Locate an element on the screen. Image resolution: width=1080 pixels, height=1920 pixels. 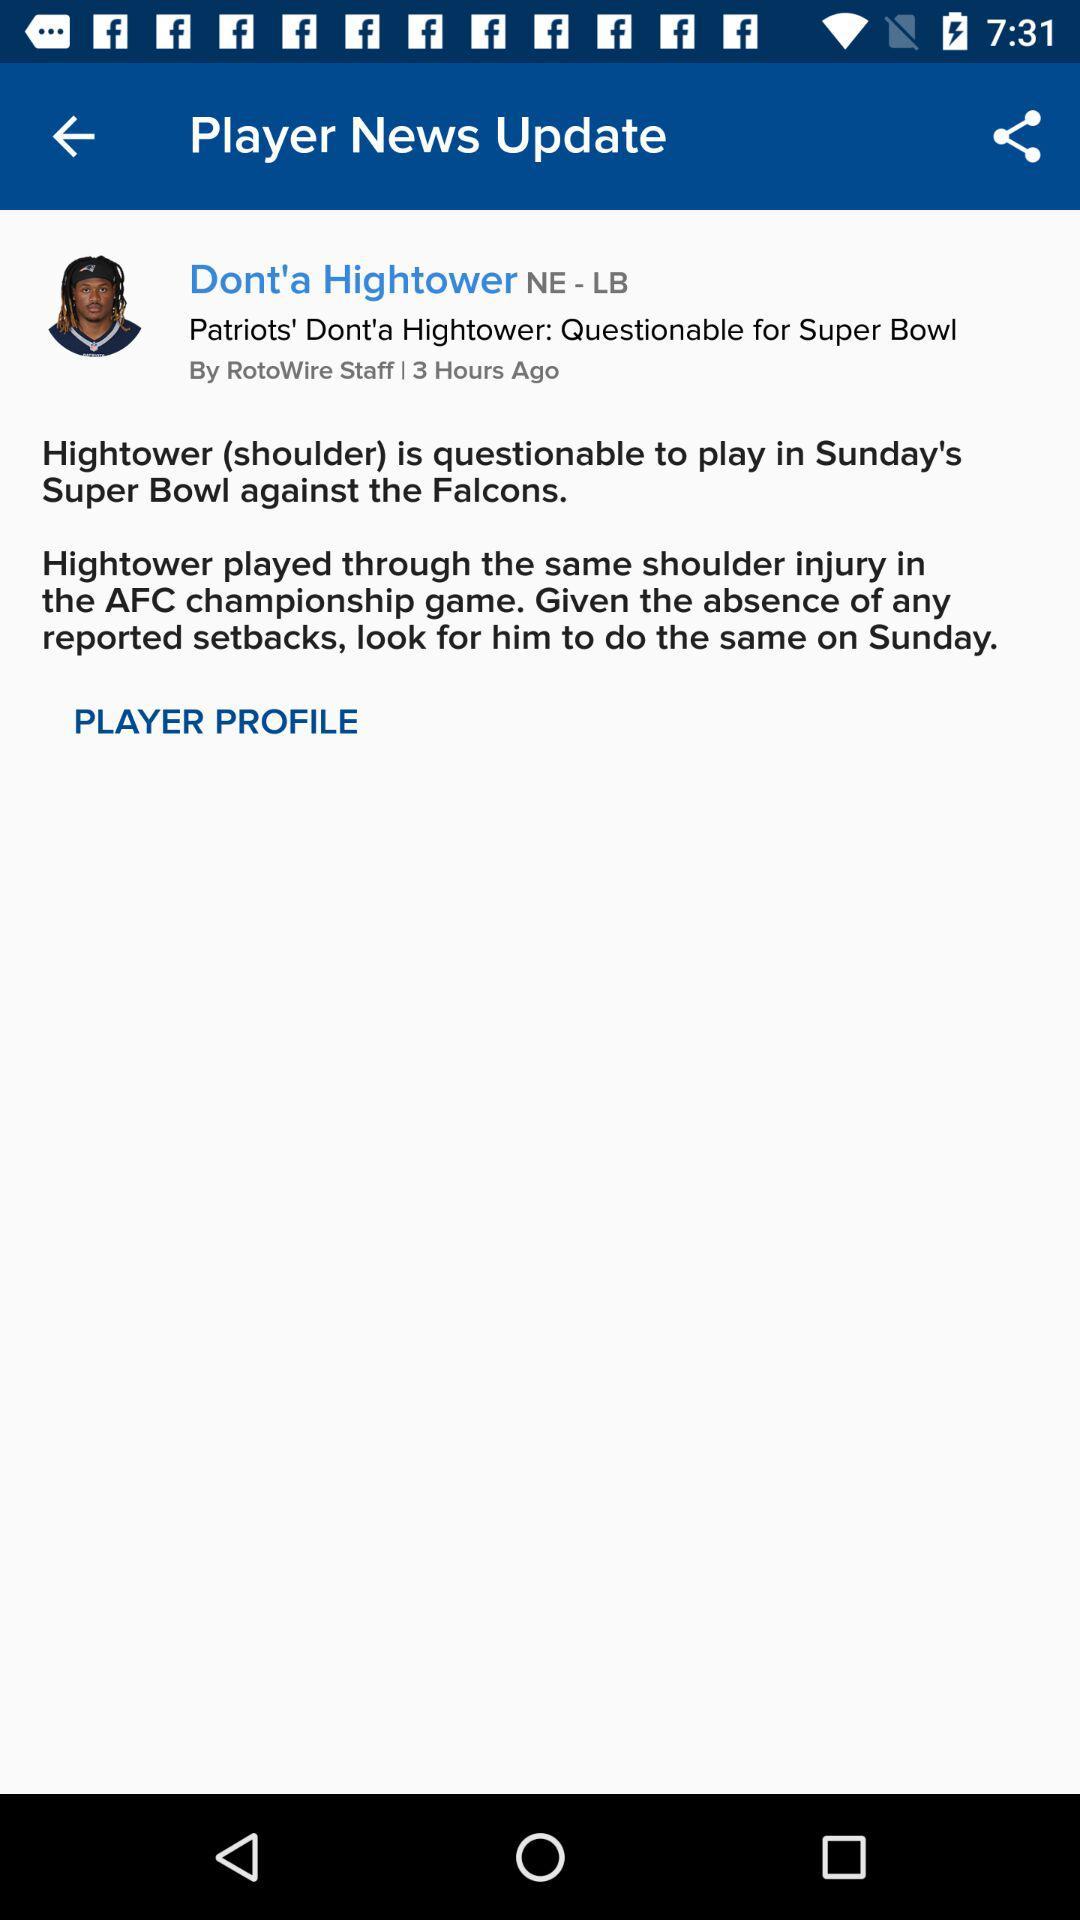
icon below by rotowire staff is located at coordinates (540, 545).